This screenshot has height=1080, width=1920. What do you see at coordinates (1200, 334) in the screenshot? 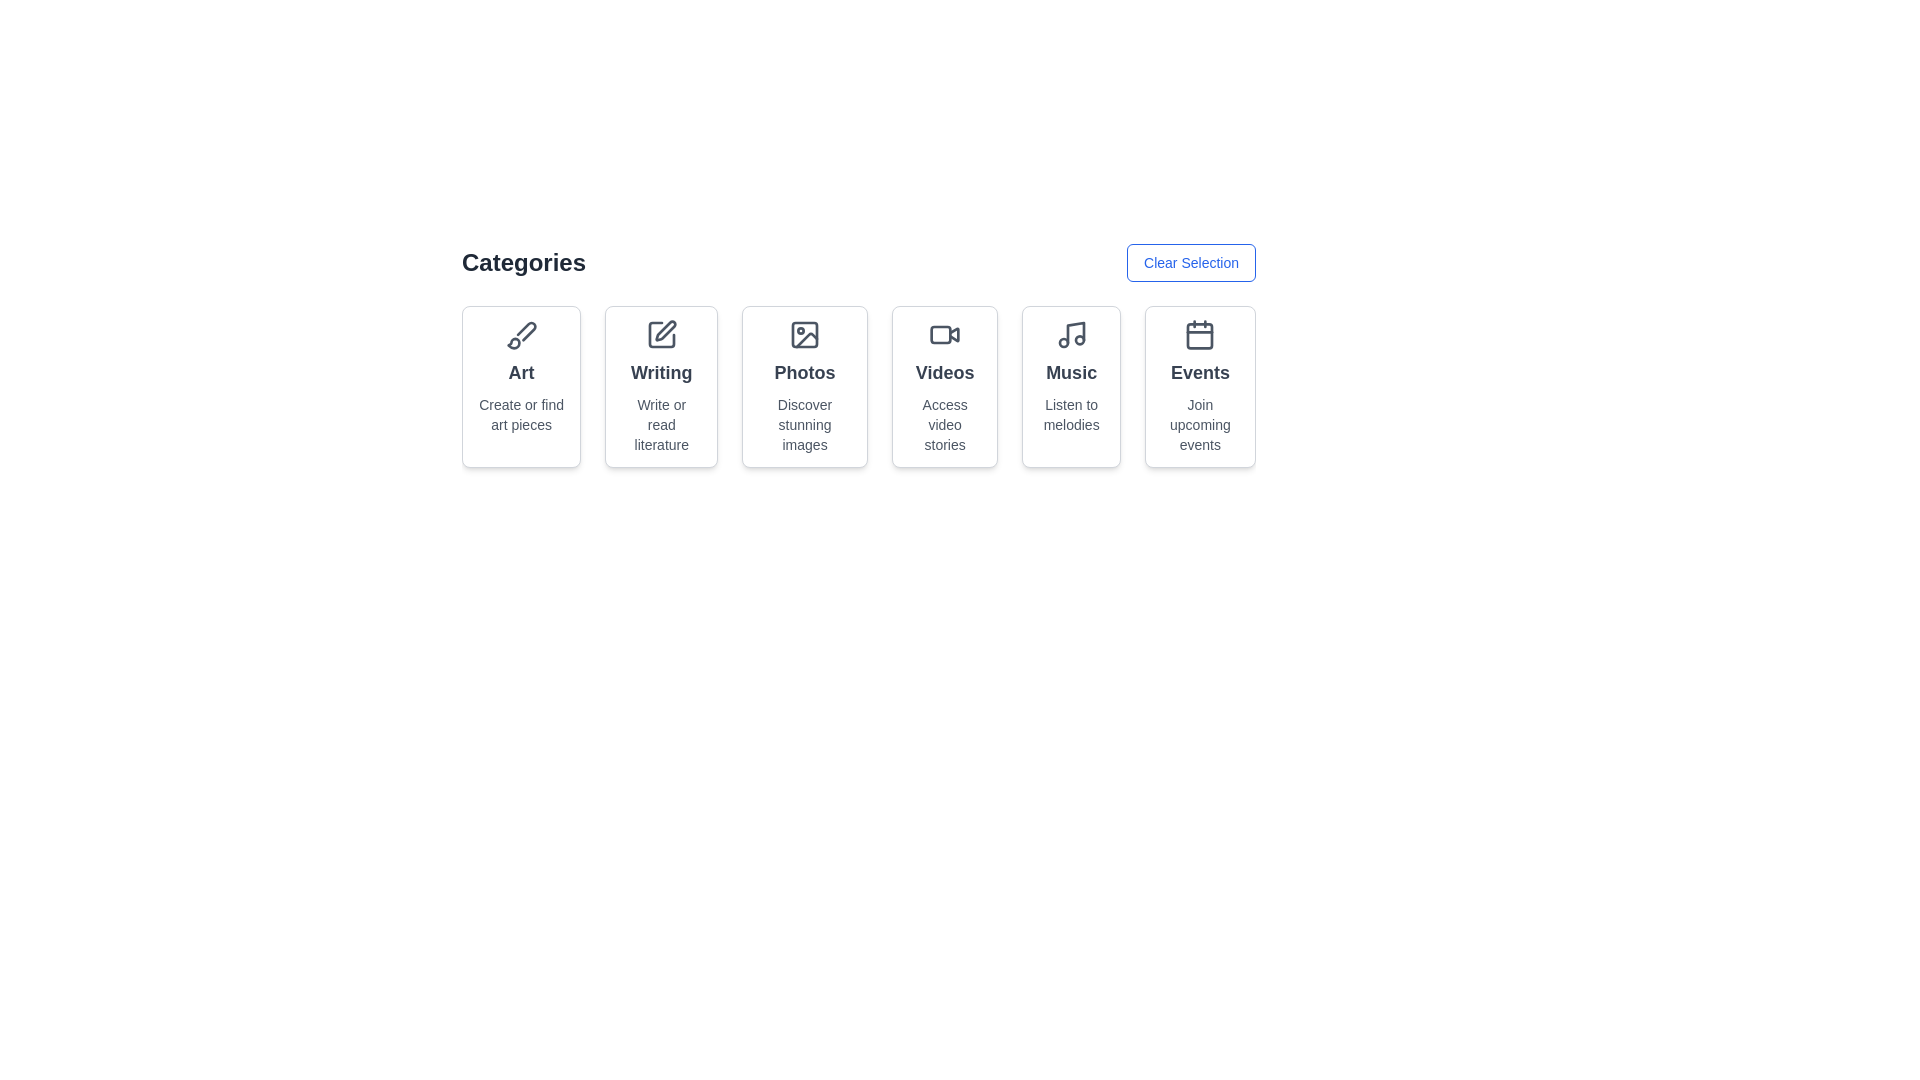
I see `the calendar icon located at the top of the 'Events' section, which serves as a visual cue for event-related categories` at bounding box center [1200, 334].